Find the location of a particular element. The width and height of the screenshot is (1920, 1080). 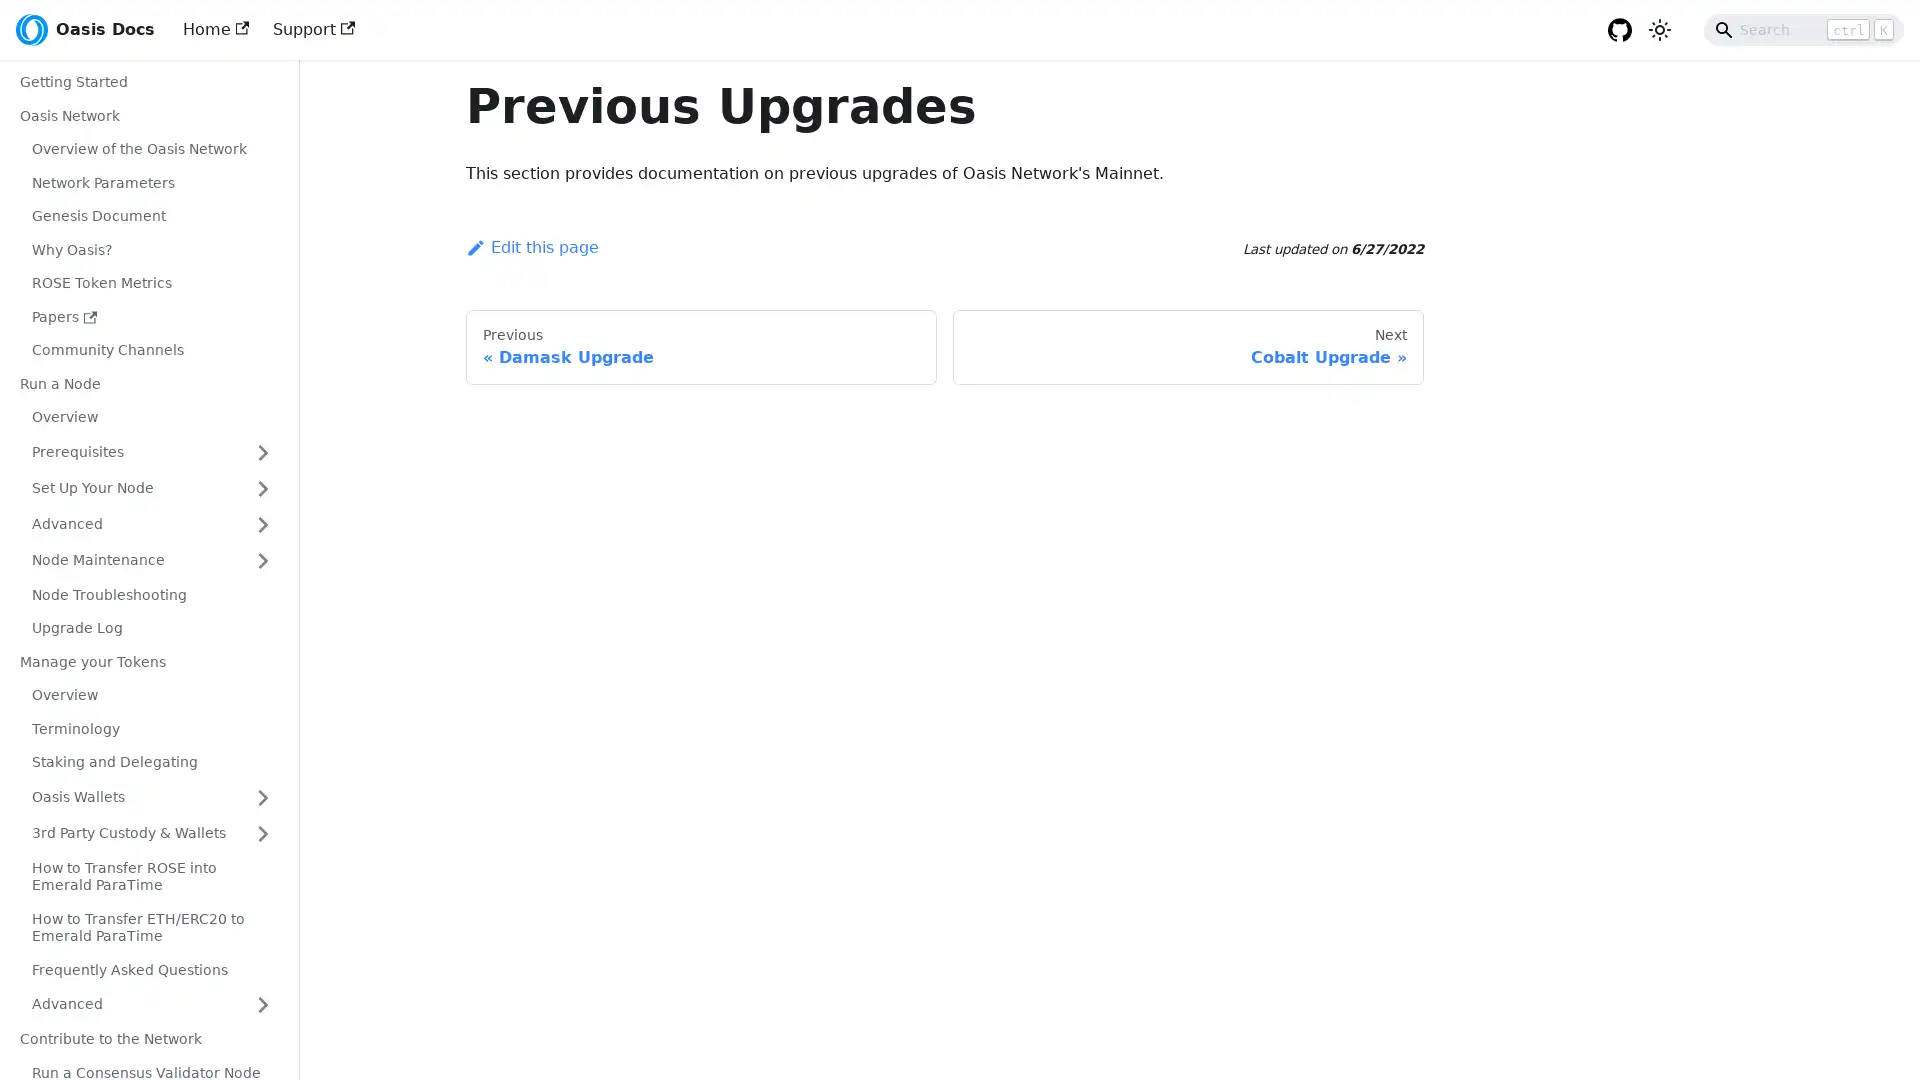

Toggle the collapsible sidebar category 'Advanced' is located at coordinates (262, 1005).